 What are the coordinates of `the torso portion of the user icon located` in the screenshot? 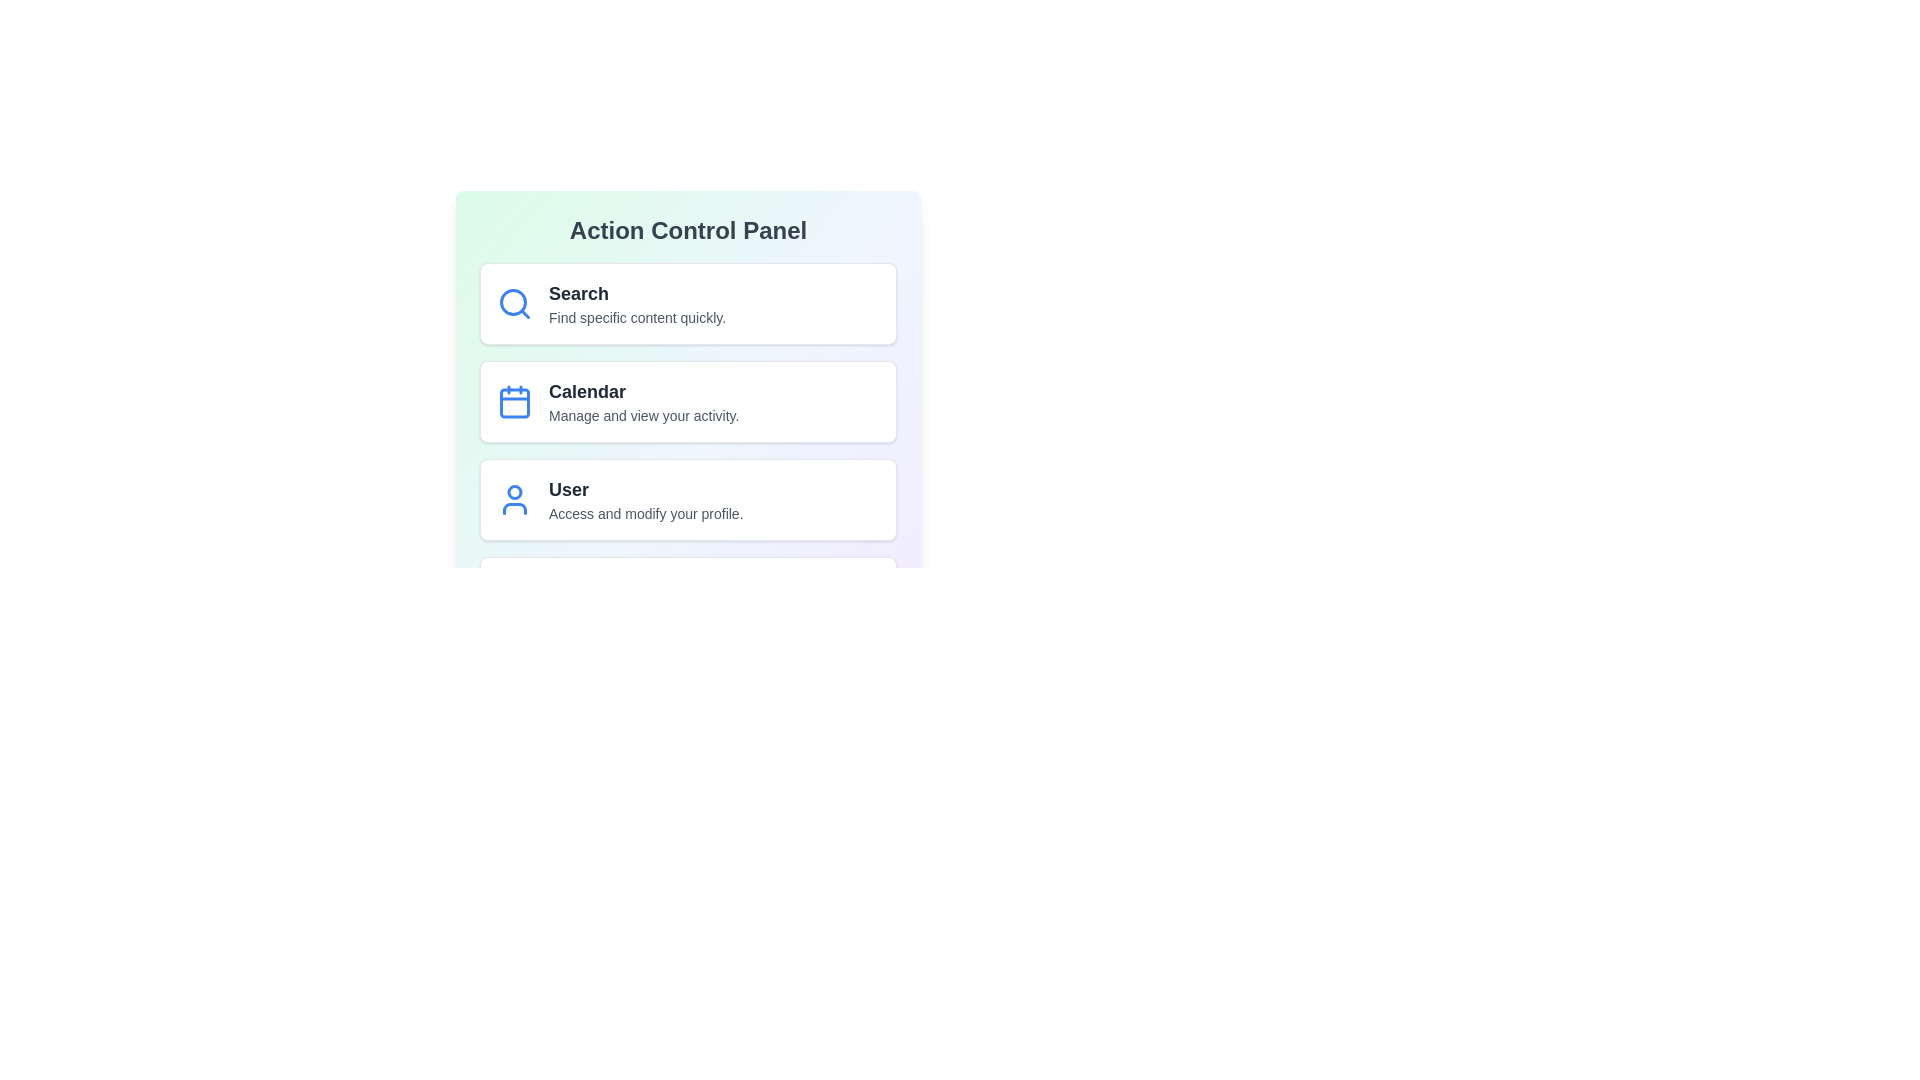 It's located at (514, 508).